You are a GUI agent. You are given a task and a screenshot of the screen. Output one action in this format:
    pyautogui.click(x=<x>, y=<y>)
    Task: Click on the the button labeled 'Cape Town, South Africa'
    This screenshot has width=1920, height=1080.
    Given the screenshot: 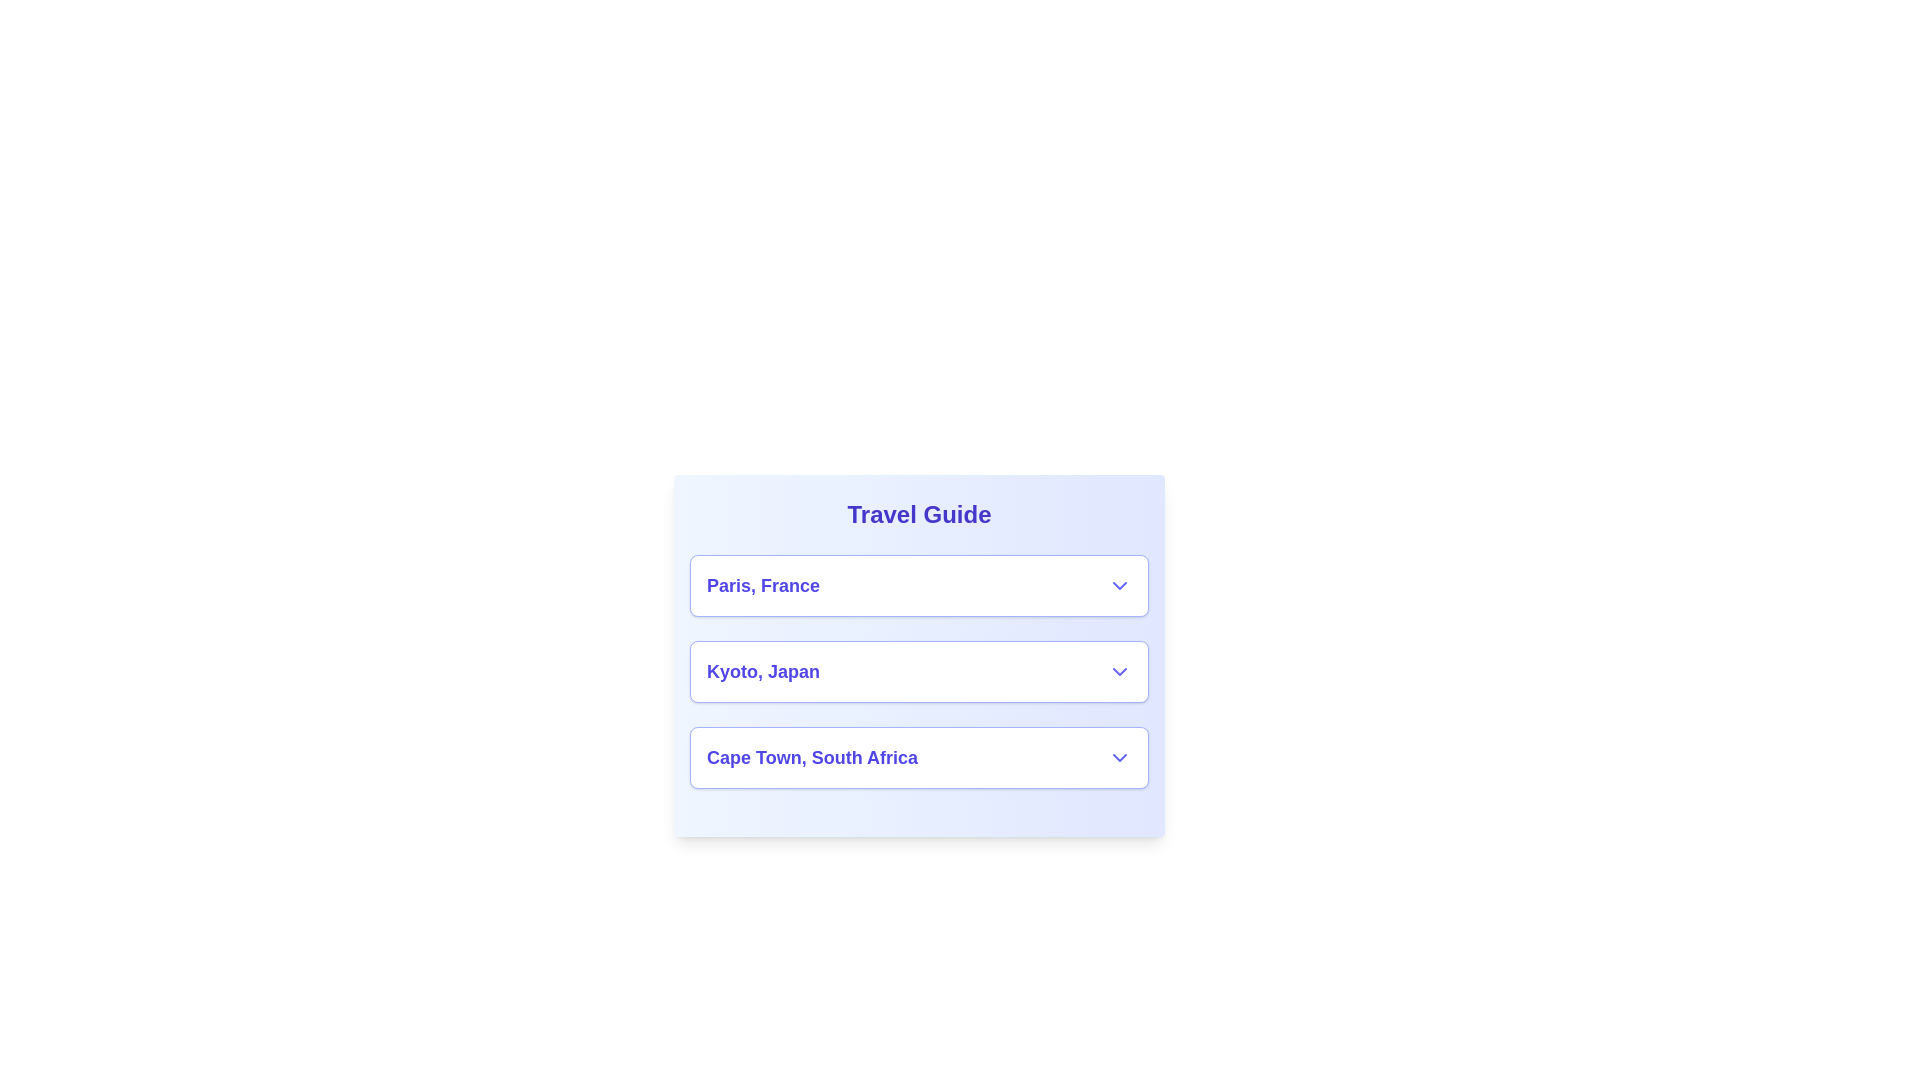 What is the action you would take?
    pyautogui.click(x=918, y=758)
    